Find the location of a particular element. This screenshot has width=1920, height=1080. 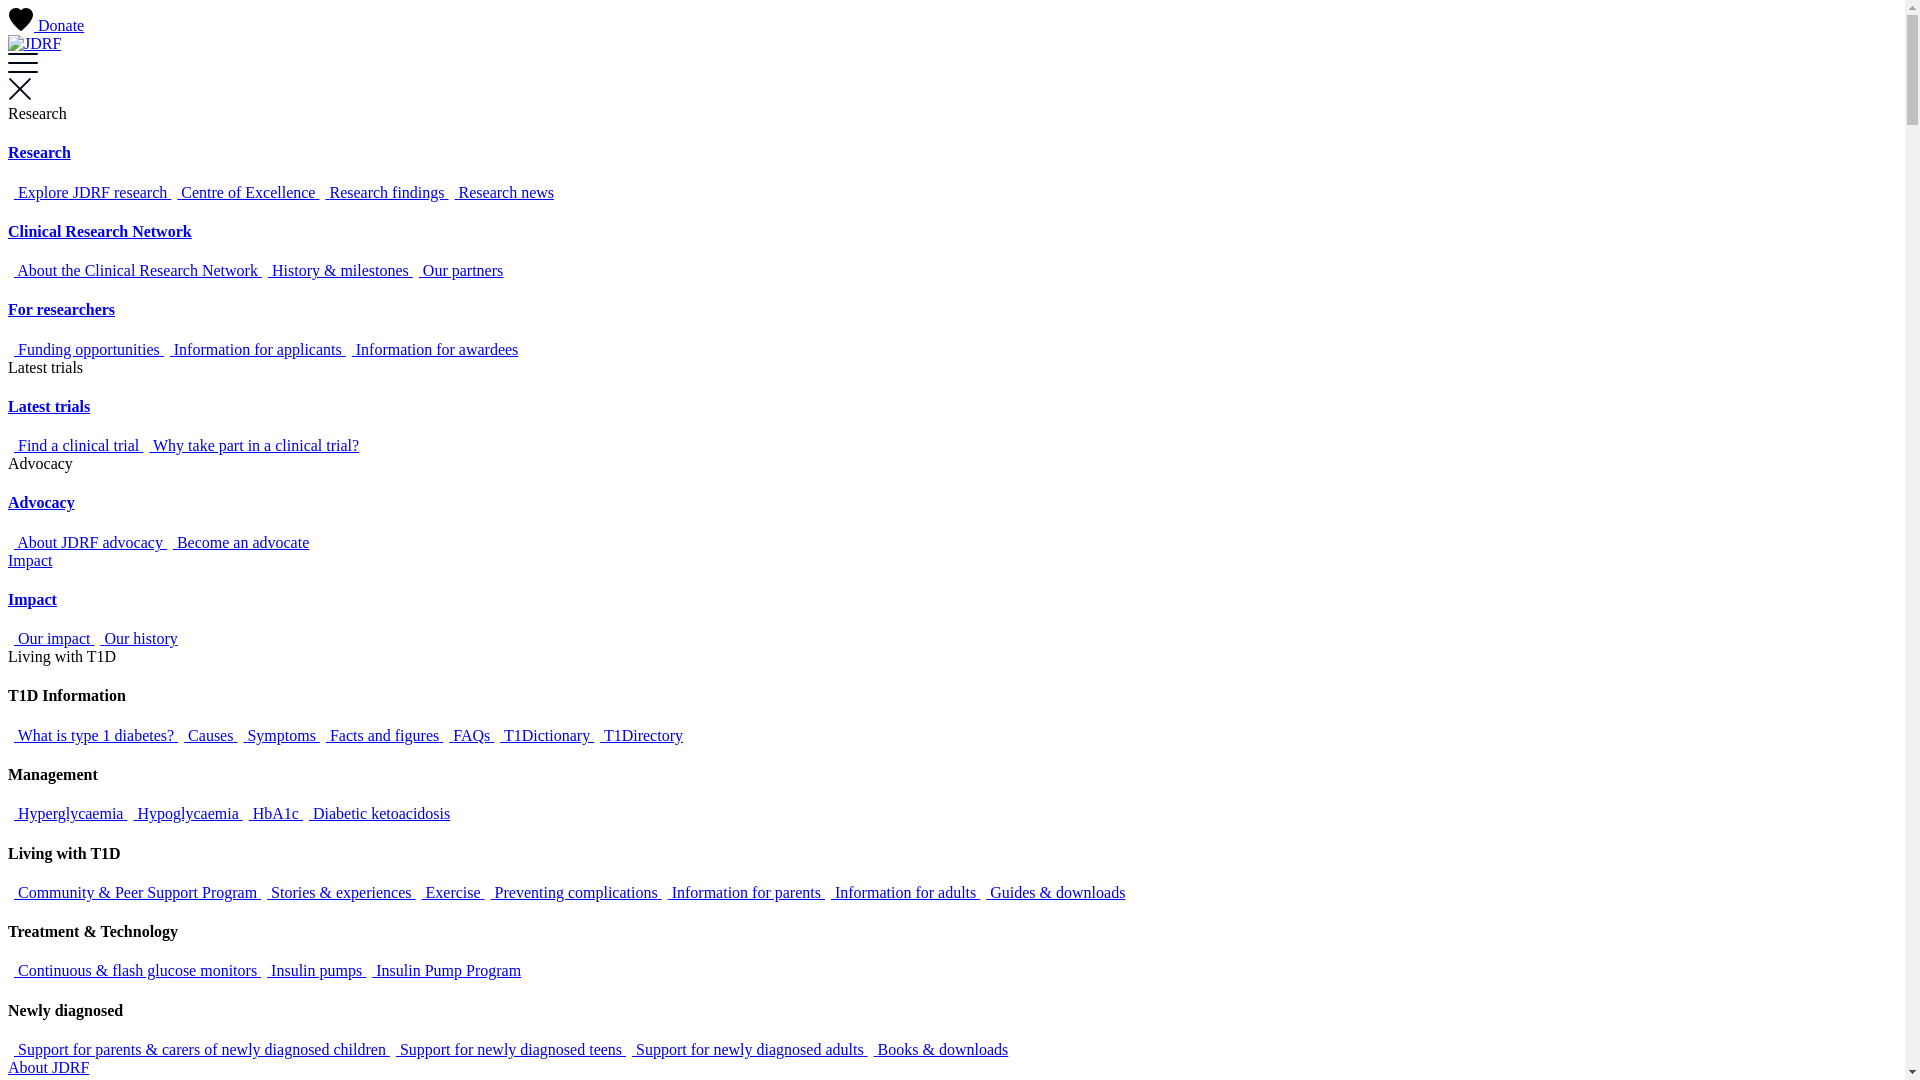

'Advocacy' is located at coordinates (41, 501).